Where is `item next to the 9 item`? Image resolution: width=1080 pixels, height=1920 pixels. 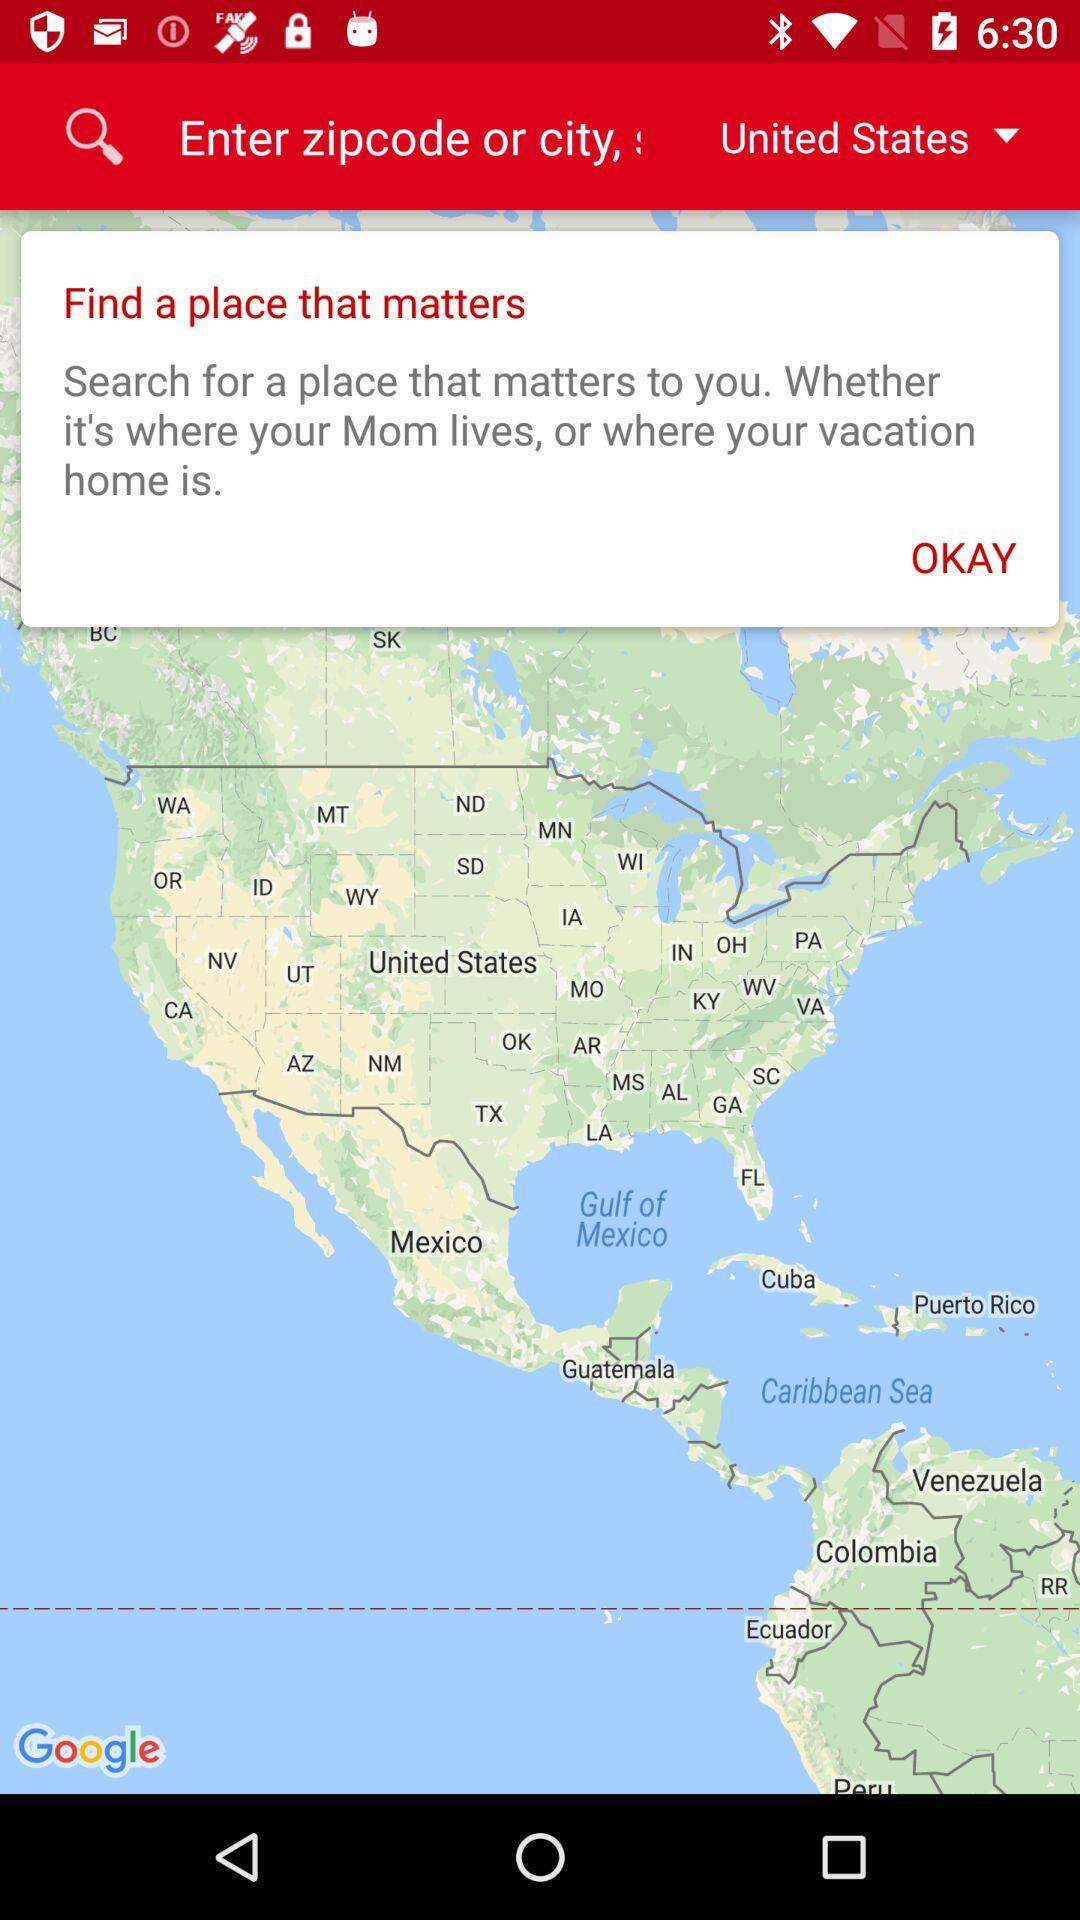 item next to the 9 item is located at coordinates (853, 135).